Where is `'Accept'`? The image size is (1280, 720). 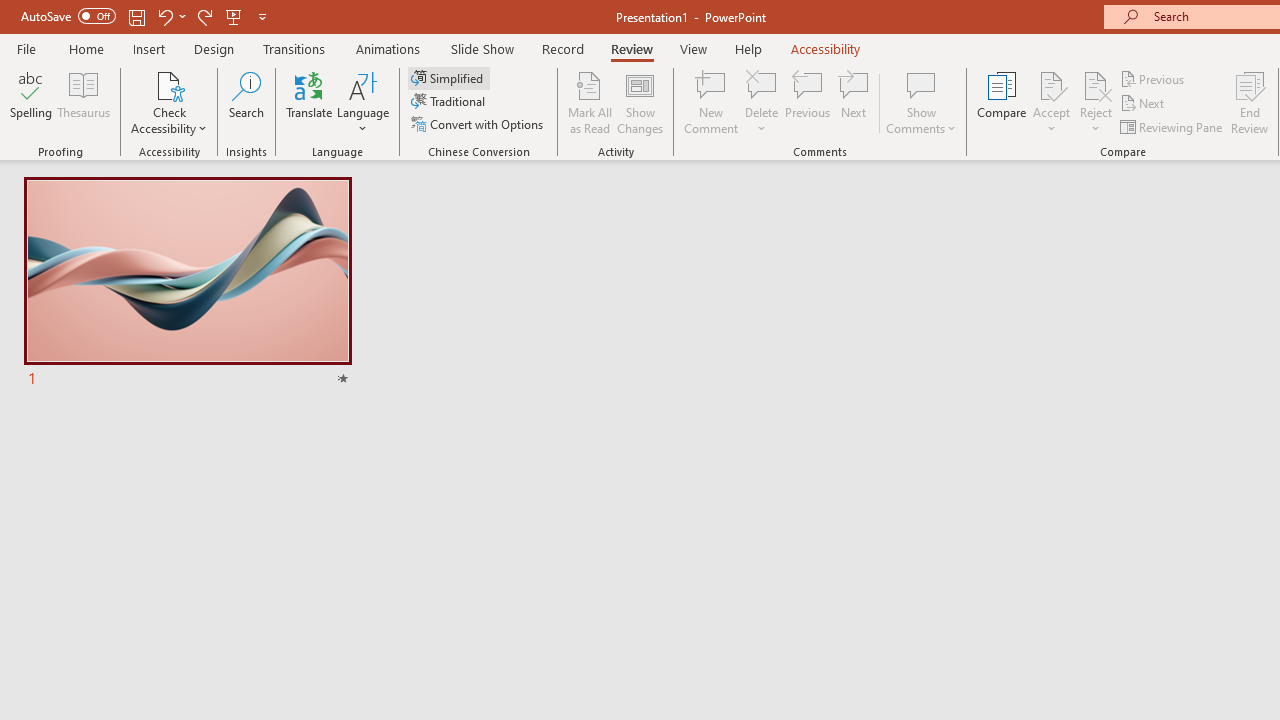
'Accept' is located at coordinates (1050, 103).